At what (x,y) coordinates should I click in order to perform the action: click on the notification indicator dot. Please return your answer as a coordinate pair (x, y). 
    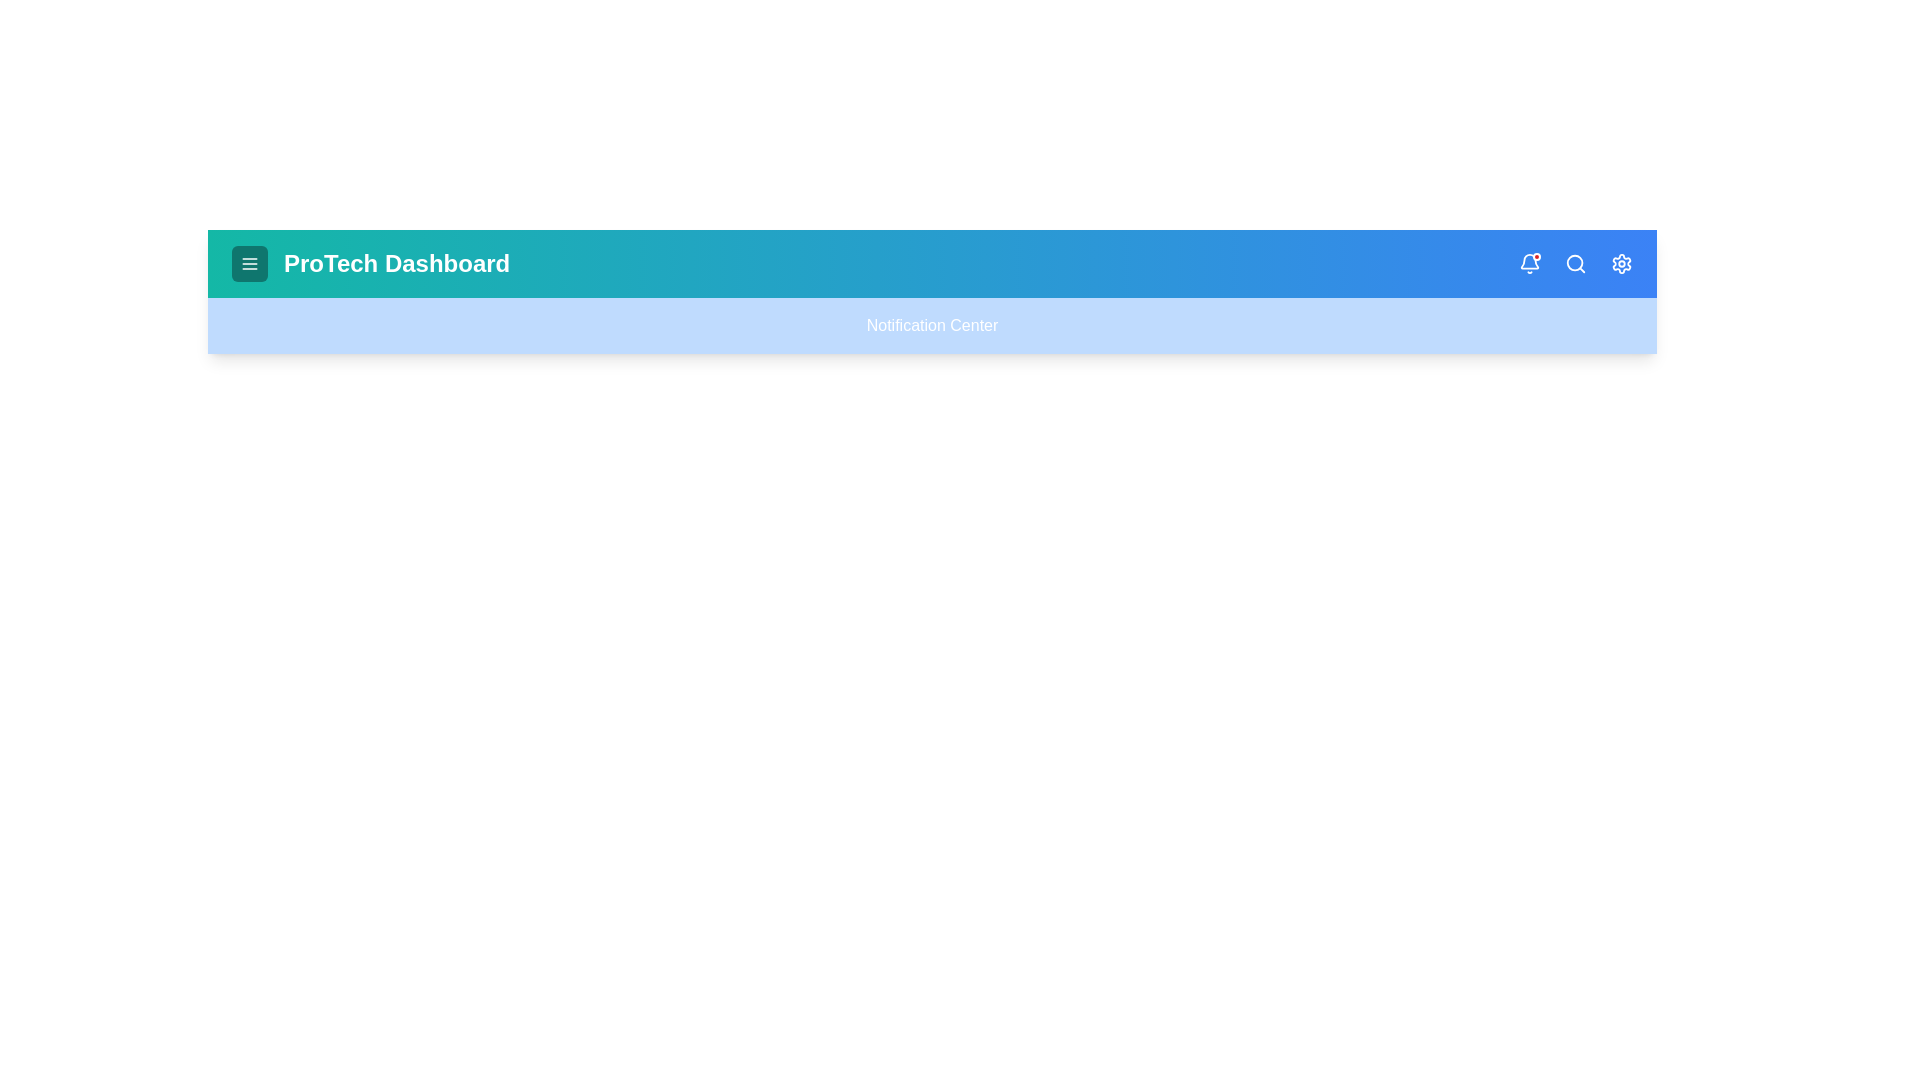
    Looking at the image, I should click on (1535, 256).